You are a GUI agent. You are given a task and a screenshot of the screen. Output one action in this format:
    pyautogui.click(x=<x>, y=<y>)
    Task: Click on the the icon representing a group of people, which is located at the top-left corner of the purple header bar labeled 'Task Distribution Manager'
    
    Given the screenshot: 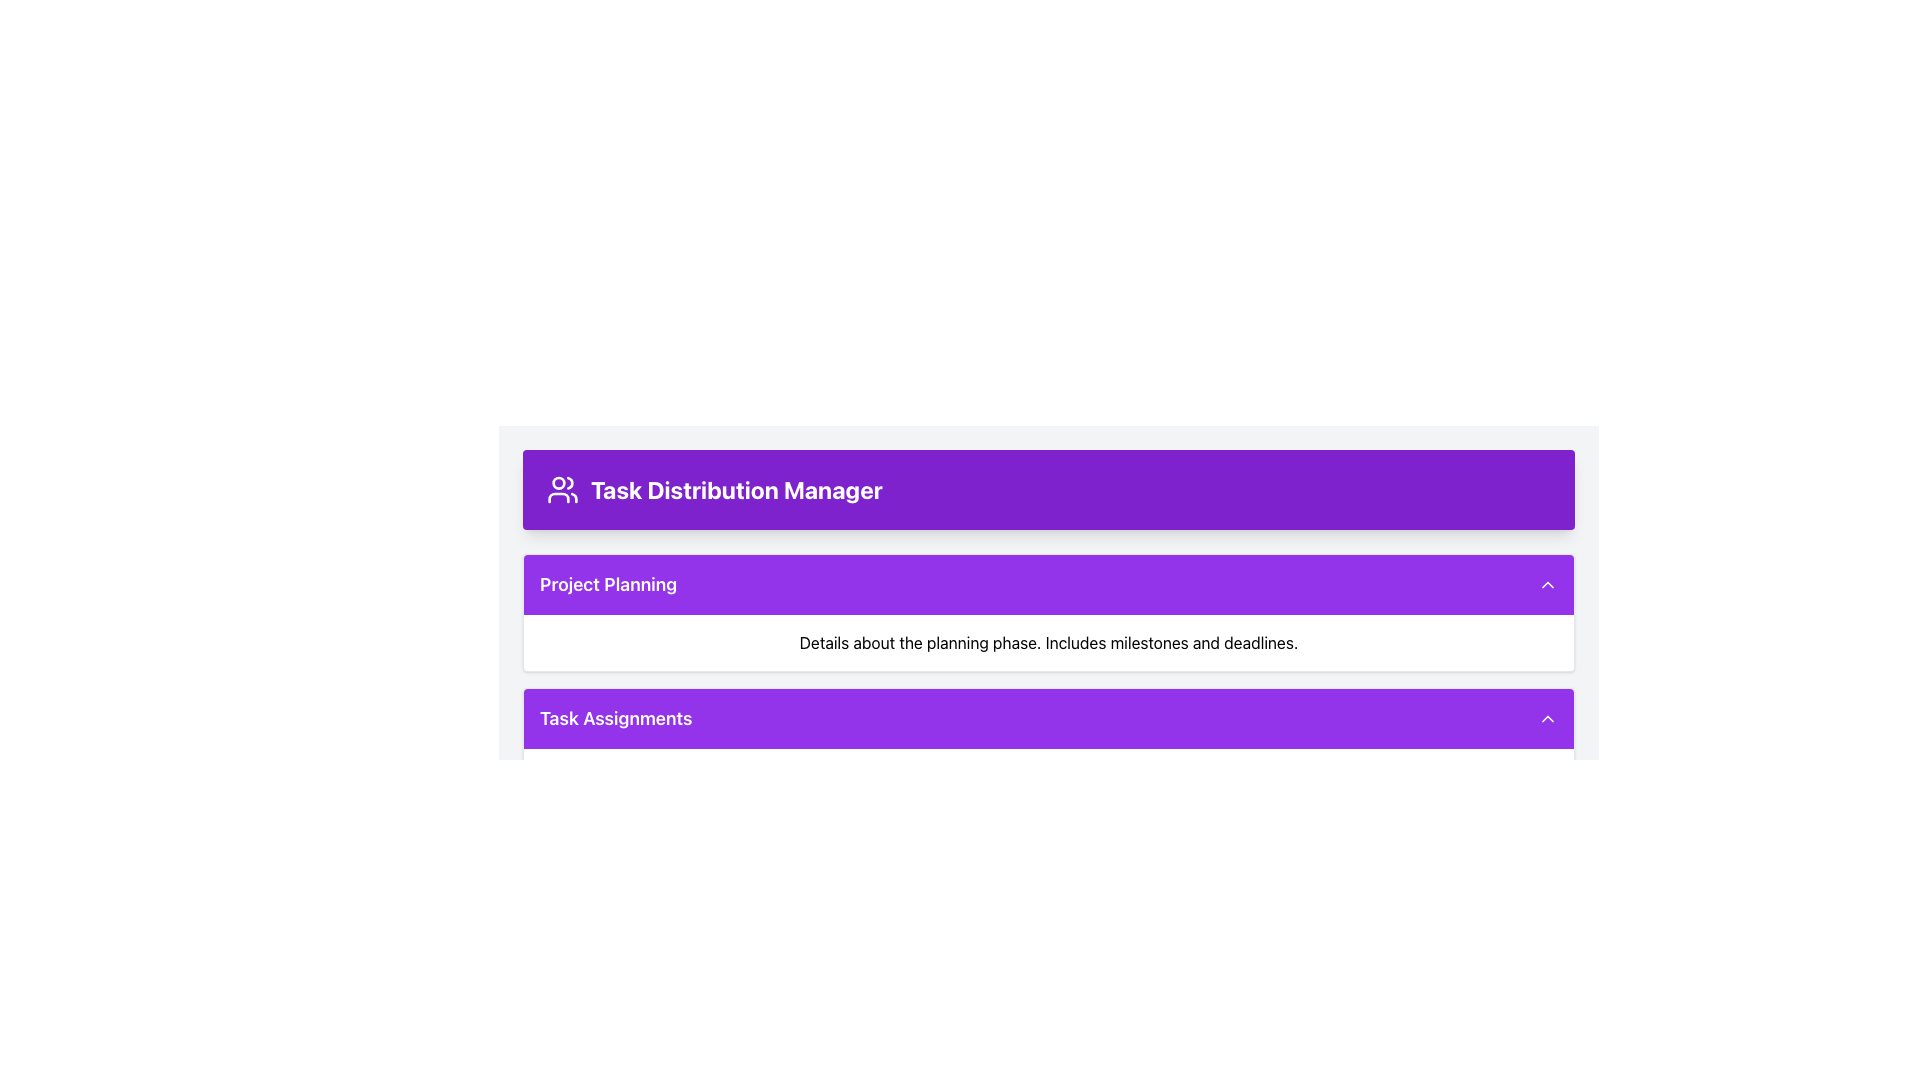 What is the action you would take?
    pyautogui.click(x=561, y=489)
    